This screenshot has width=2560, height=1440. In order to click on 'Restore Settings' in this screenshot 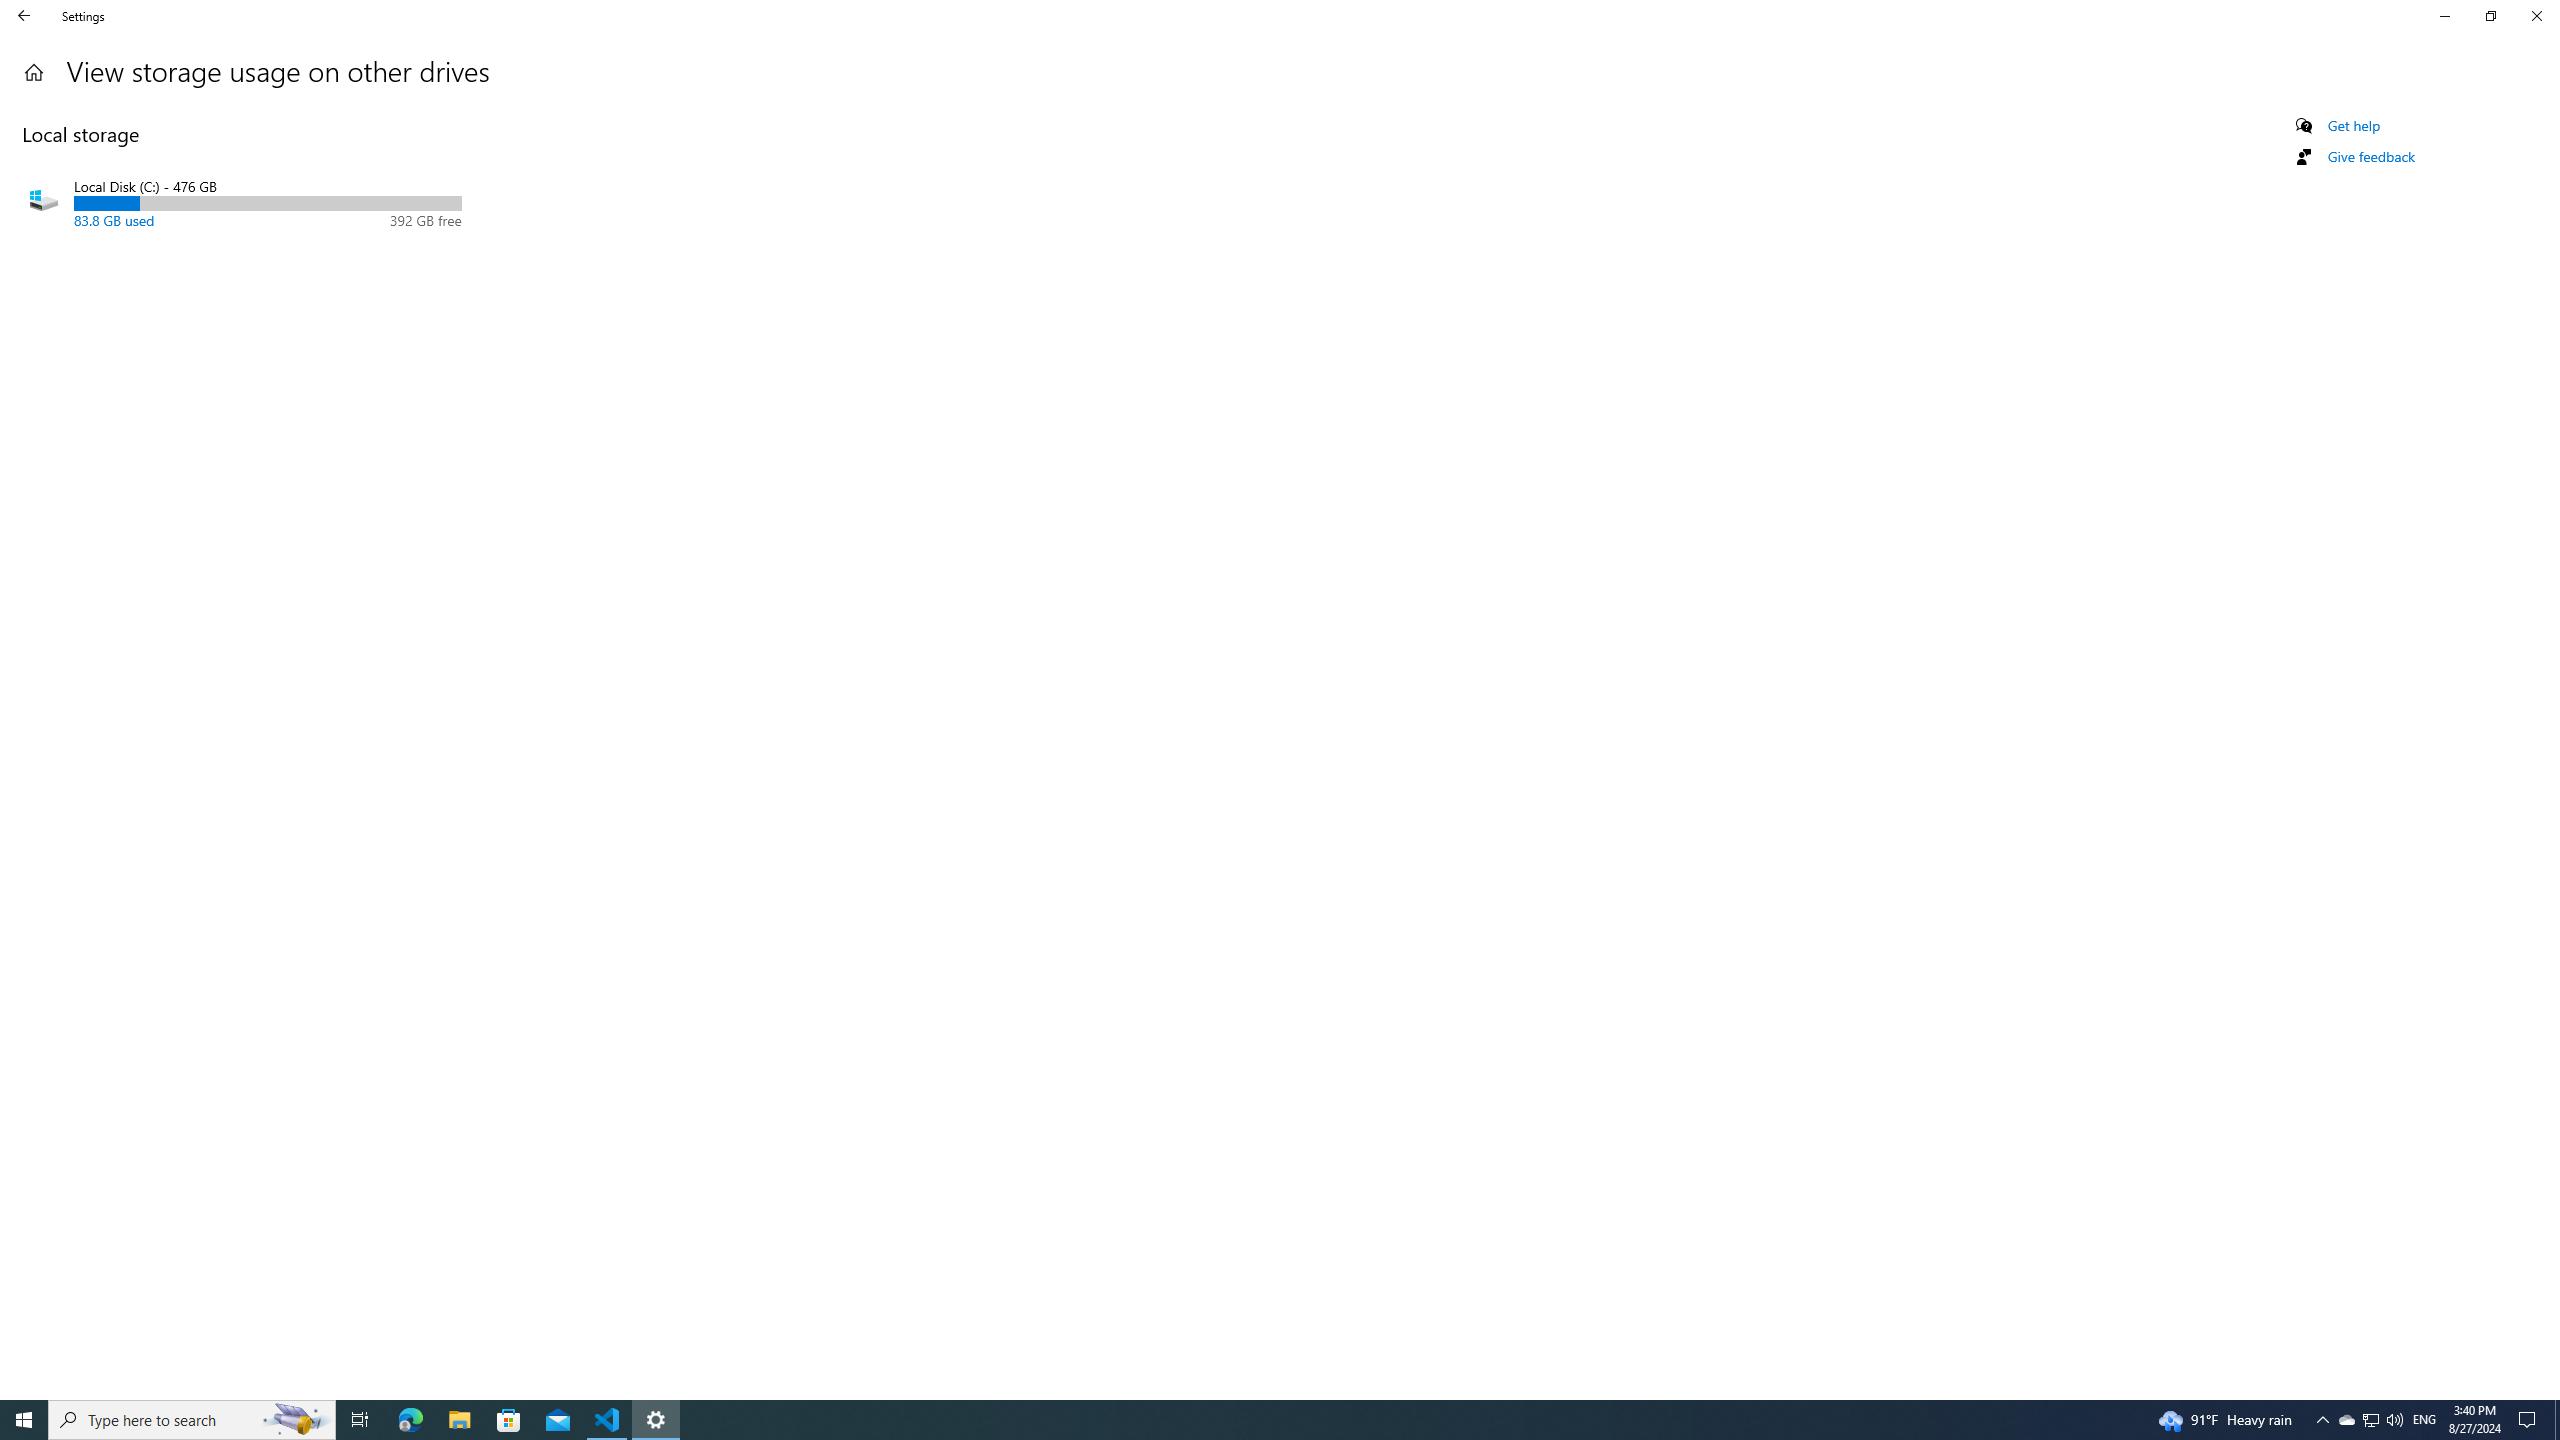, I will do `click(2490, 15)`.